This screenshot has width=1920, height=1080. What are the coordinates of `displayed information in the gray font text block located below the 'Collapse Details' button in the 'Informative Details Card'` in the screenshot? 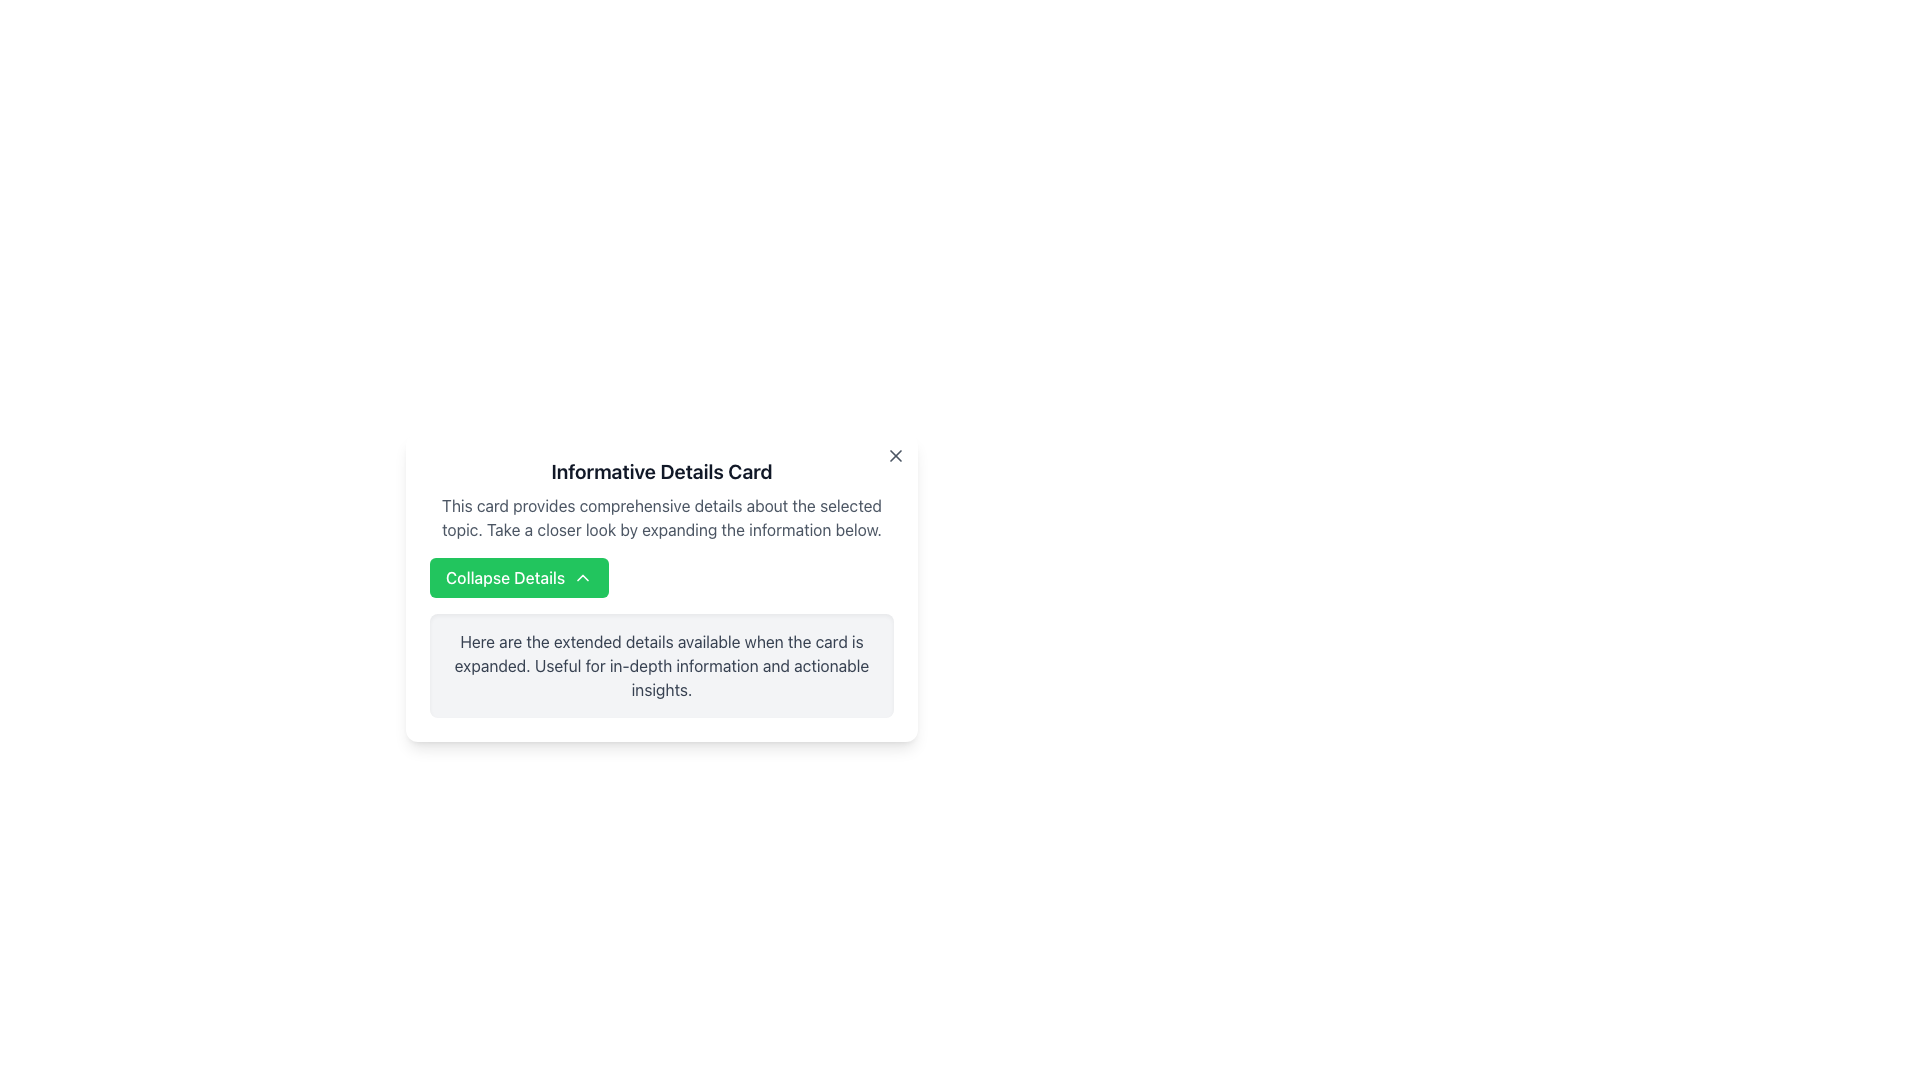 It's located at (662, 666).